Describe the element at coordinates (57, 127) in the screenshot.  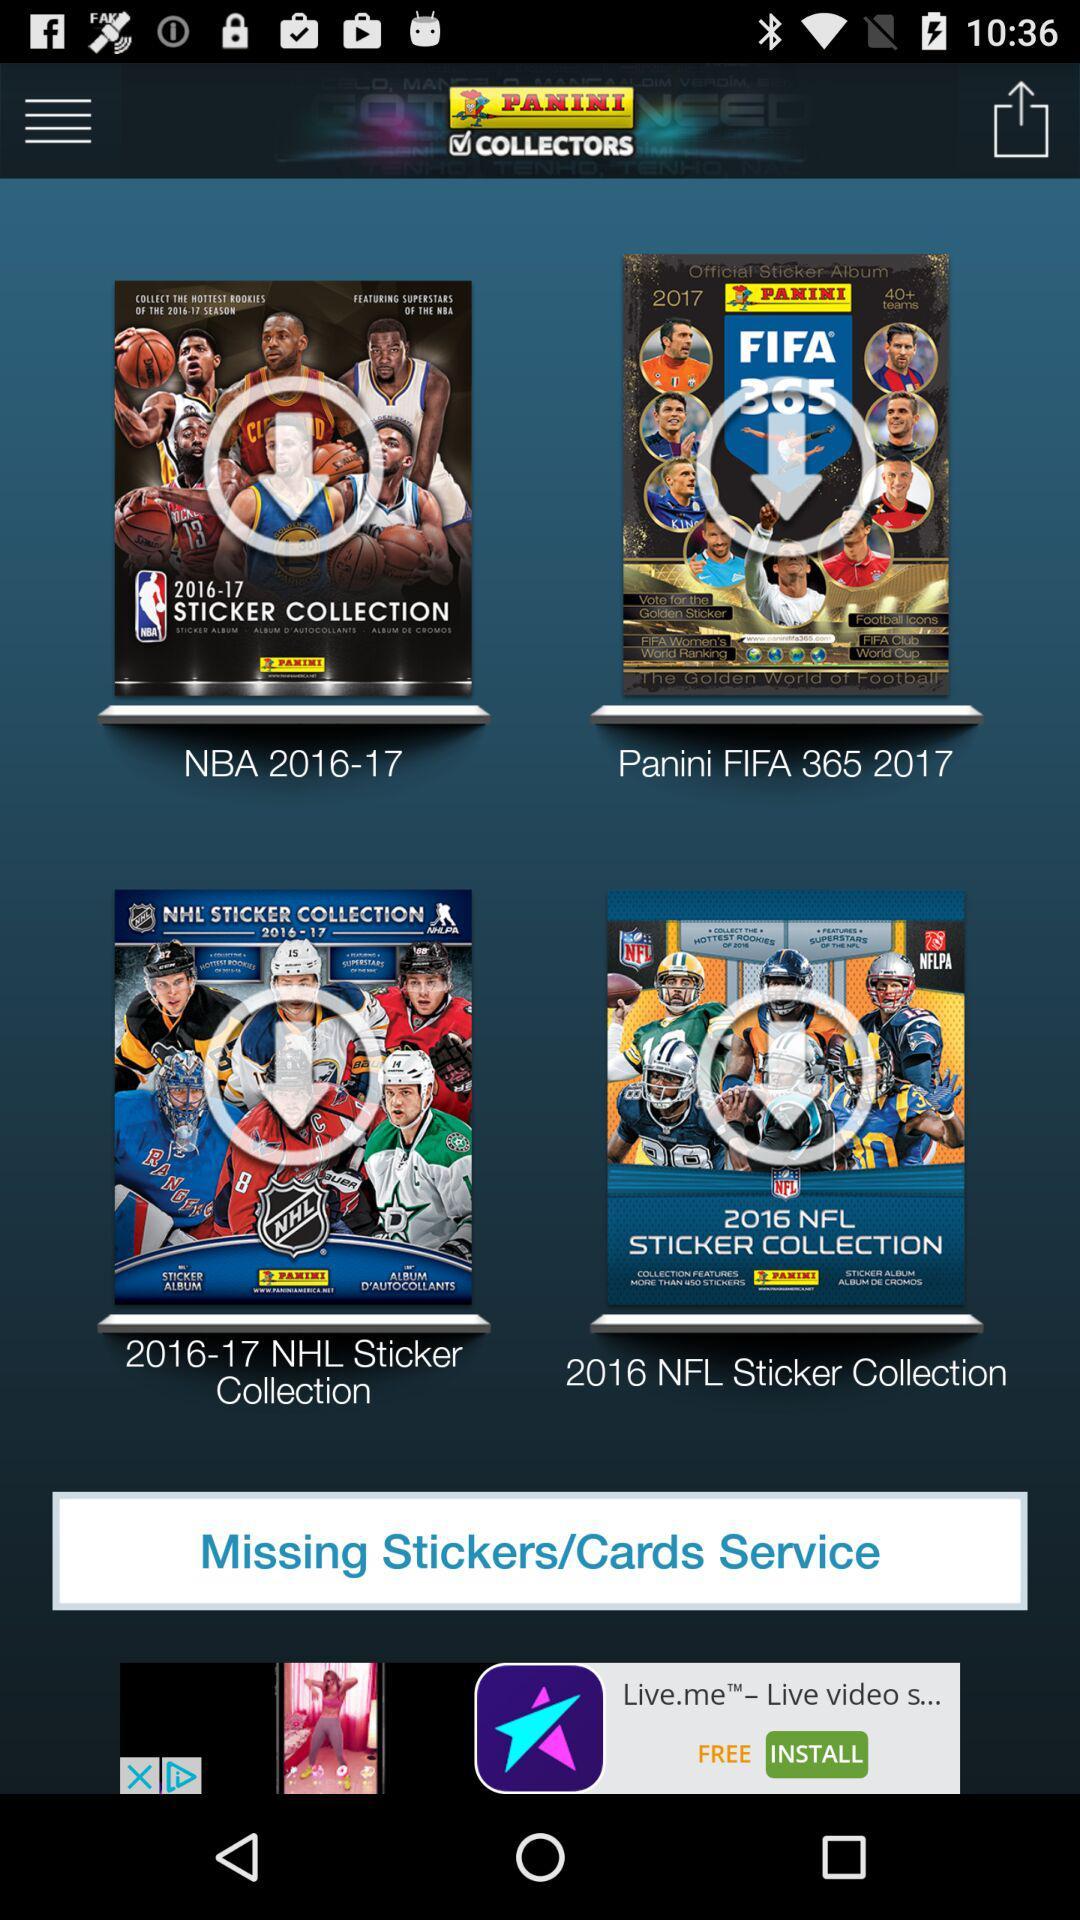
I see `the menu icon` at that location.